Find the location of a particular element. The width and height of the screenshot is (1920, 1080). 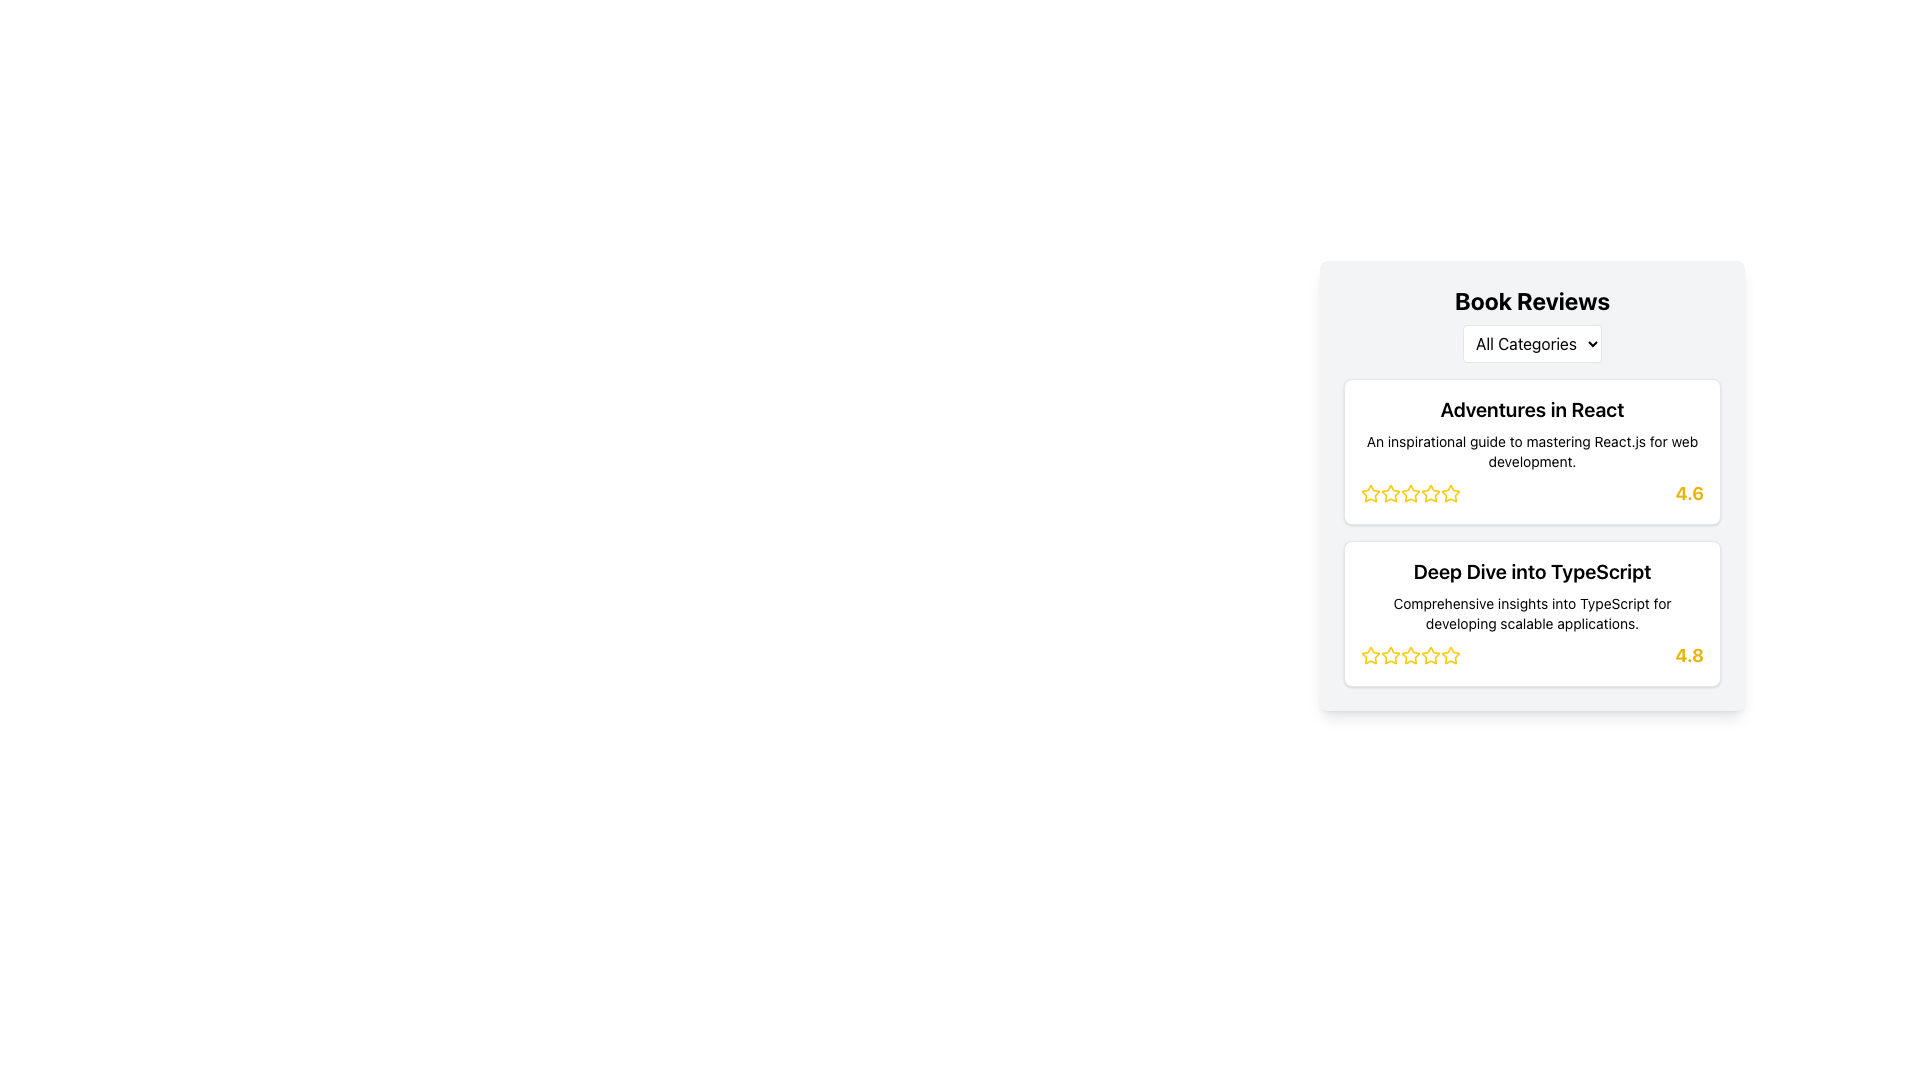

the card titled 'Deep Dive into TypeScript', which is the second card in the 'Book Reviews' section is located at coordinates (1531, 612).